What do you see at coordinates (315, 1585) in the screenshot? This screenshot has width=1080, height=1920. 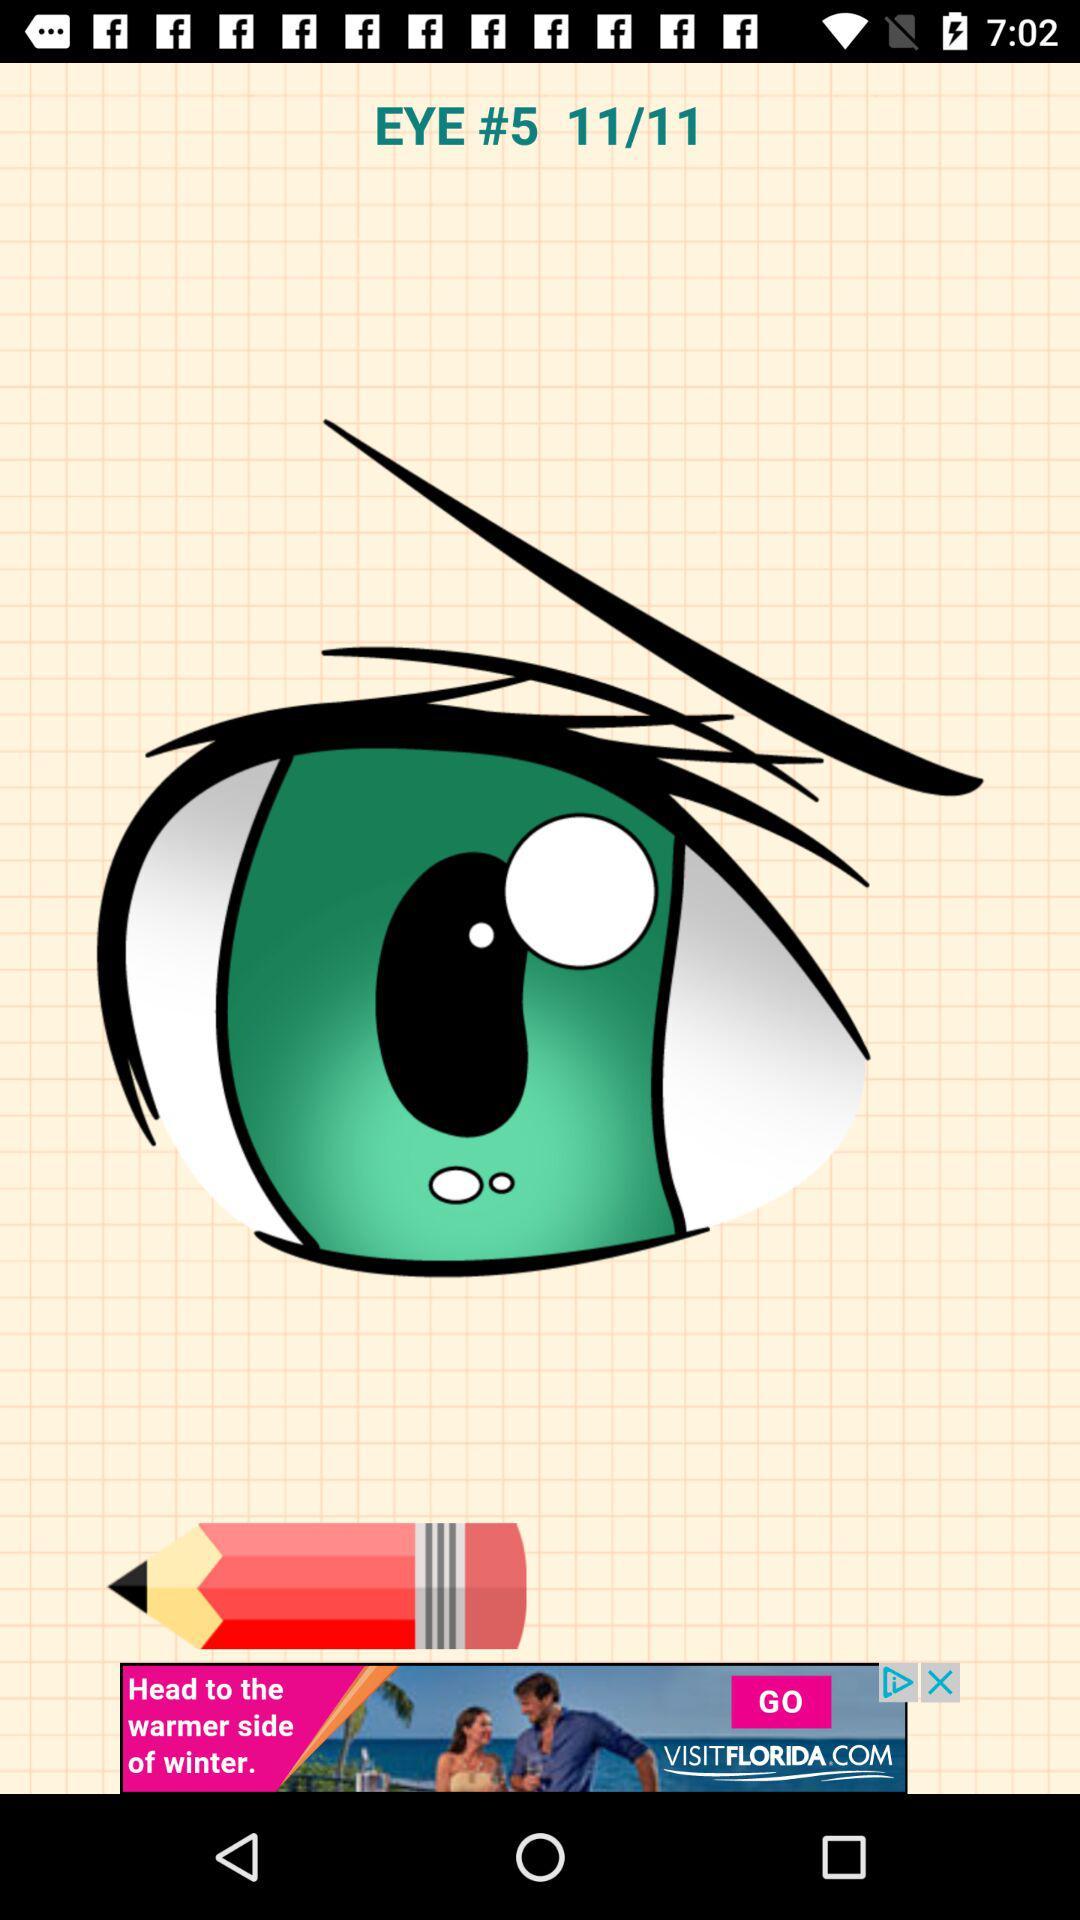 I see `draw tool` at bounding box center [315, 1585].